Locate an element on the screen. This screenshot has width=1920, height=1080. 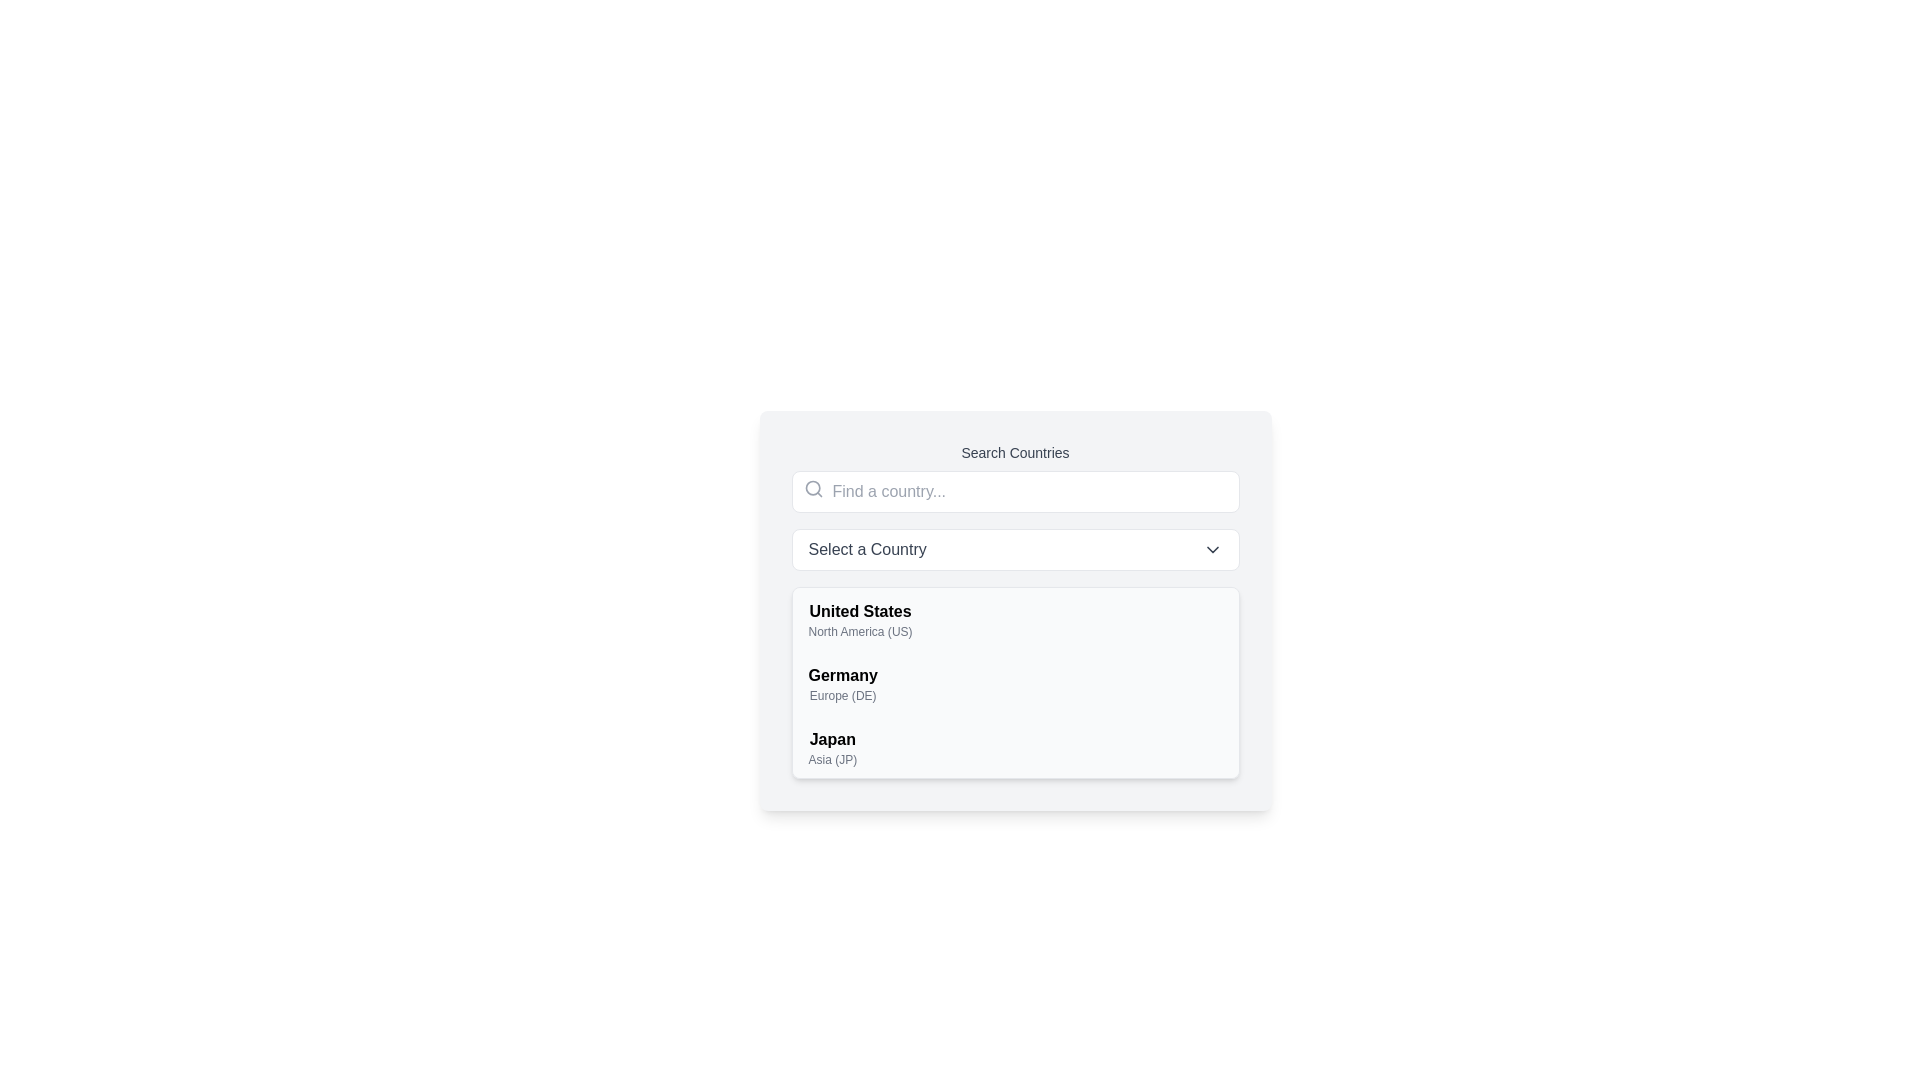
bold text label displaying 'Germany' located in the middle section of the dropdown list, positioned below 'United States' and above 'Europe (DE)' is located at coordinates (843, 675).